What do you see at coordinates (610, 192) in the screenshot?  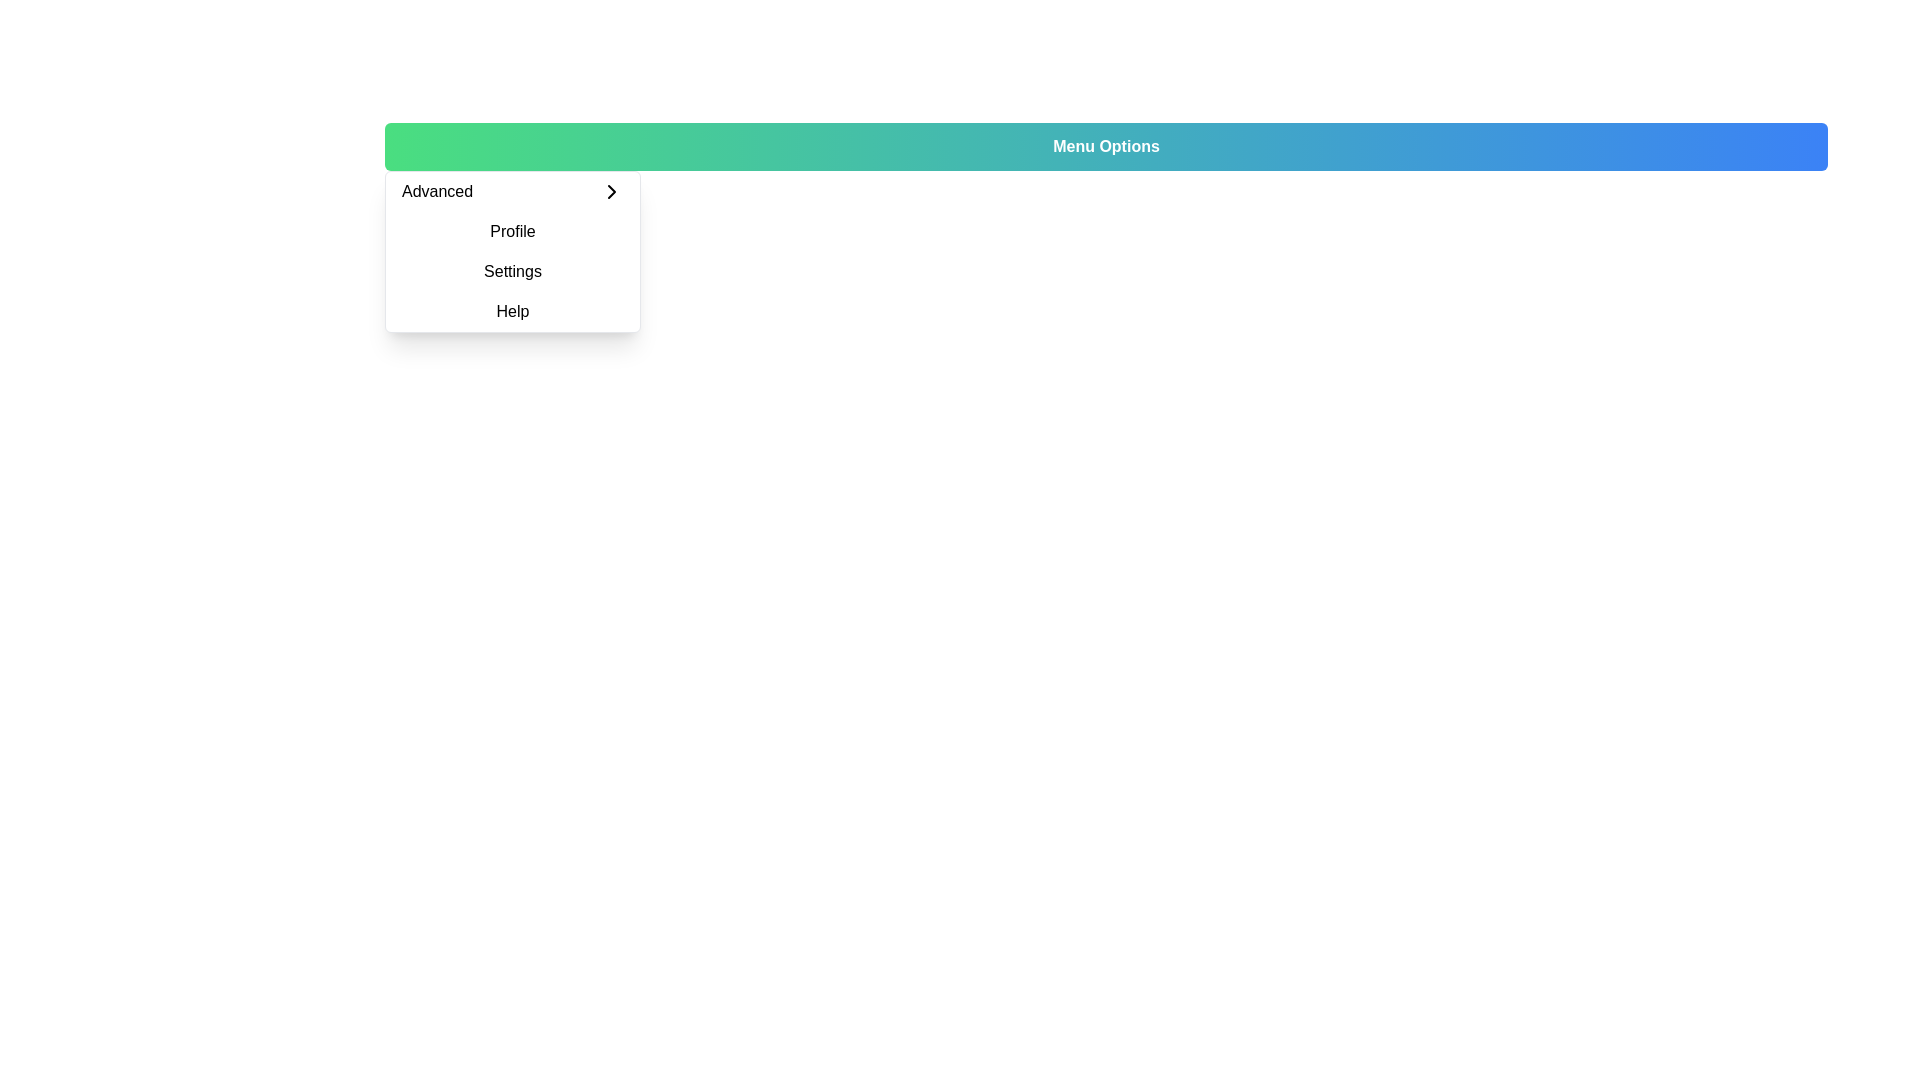 I see `the small right-pointing chevron icon located to the far-right side of the 'Advanced' menu item within the dropdown menu` at bounding box center [610, 192].